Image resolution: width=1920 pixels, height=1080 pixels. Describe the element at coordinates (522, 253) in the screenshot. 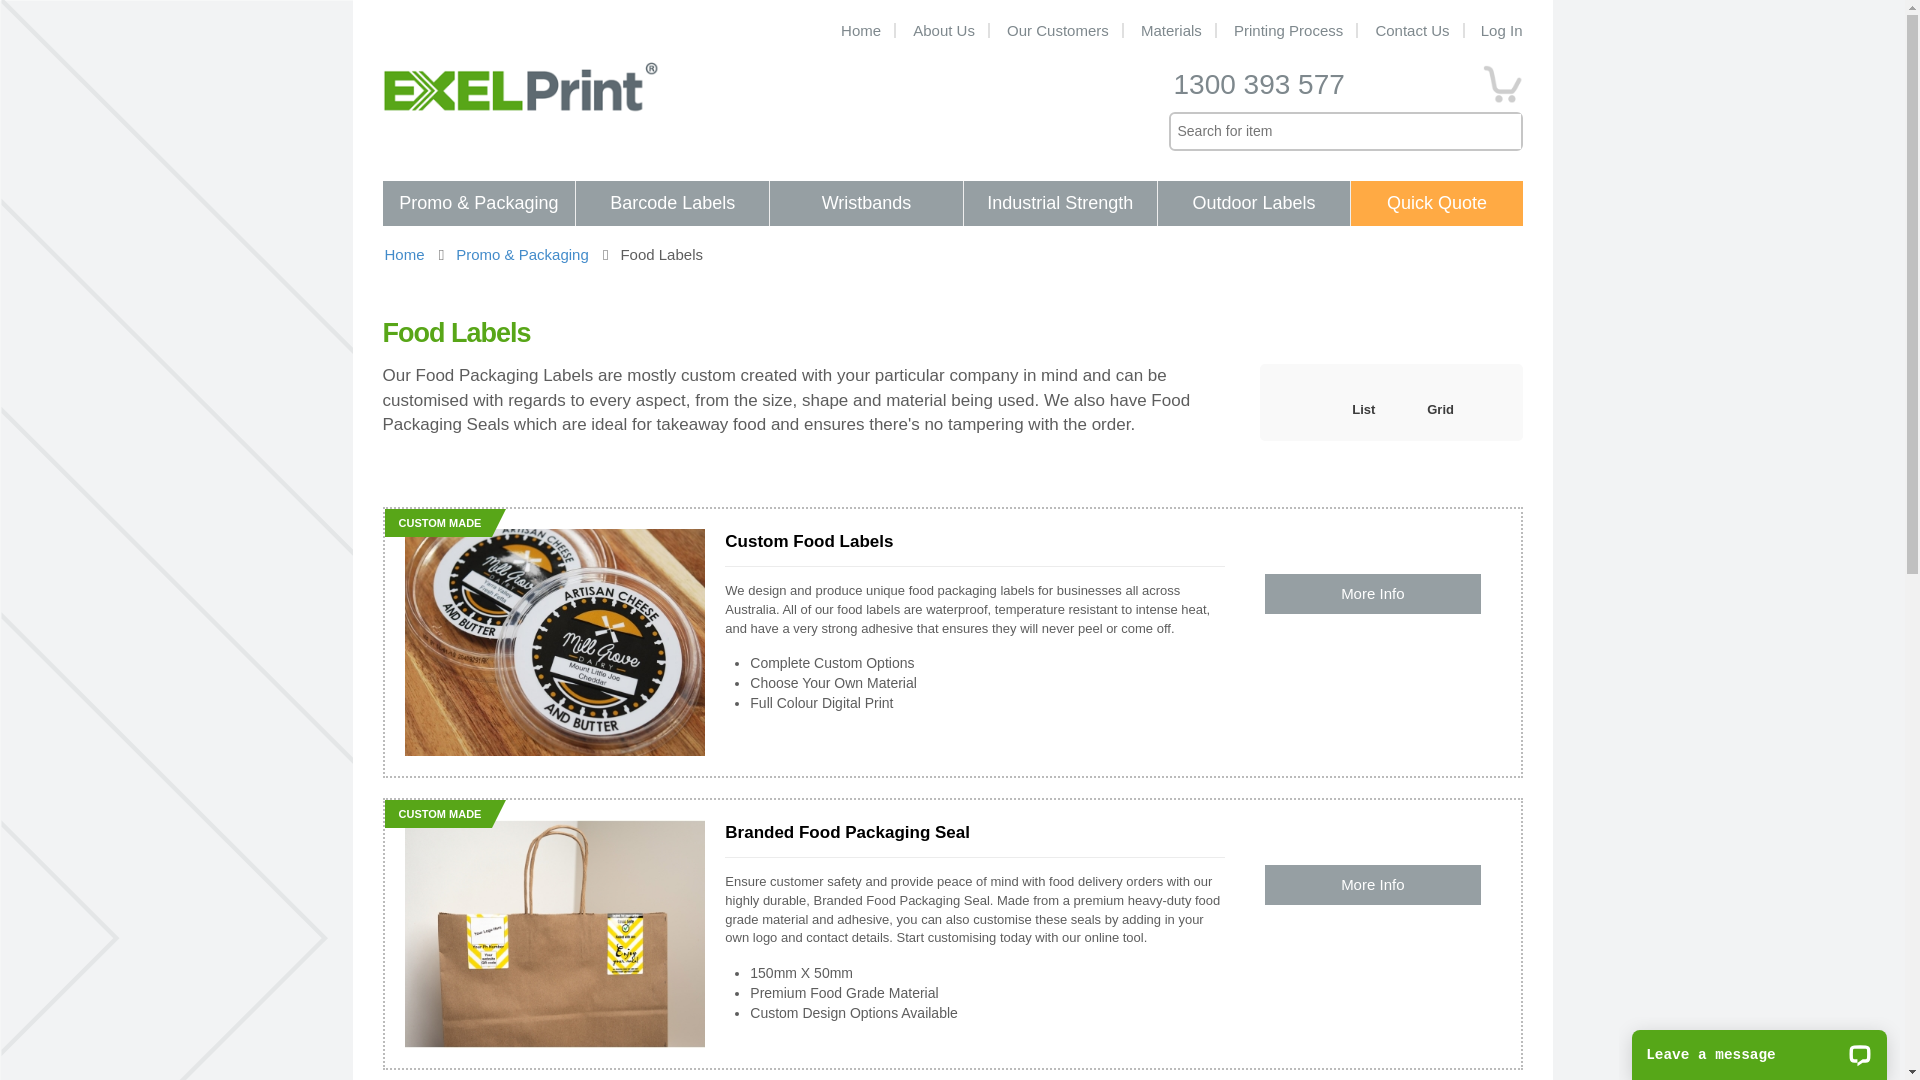

I see `'Promo & Packaging'` at that location.